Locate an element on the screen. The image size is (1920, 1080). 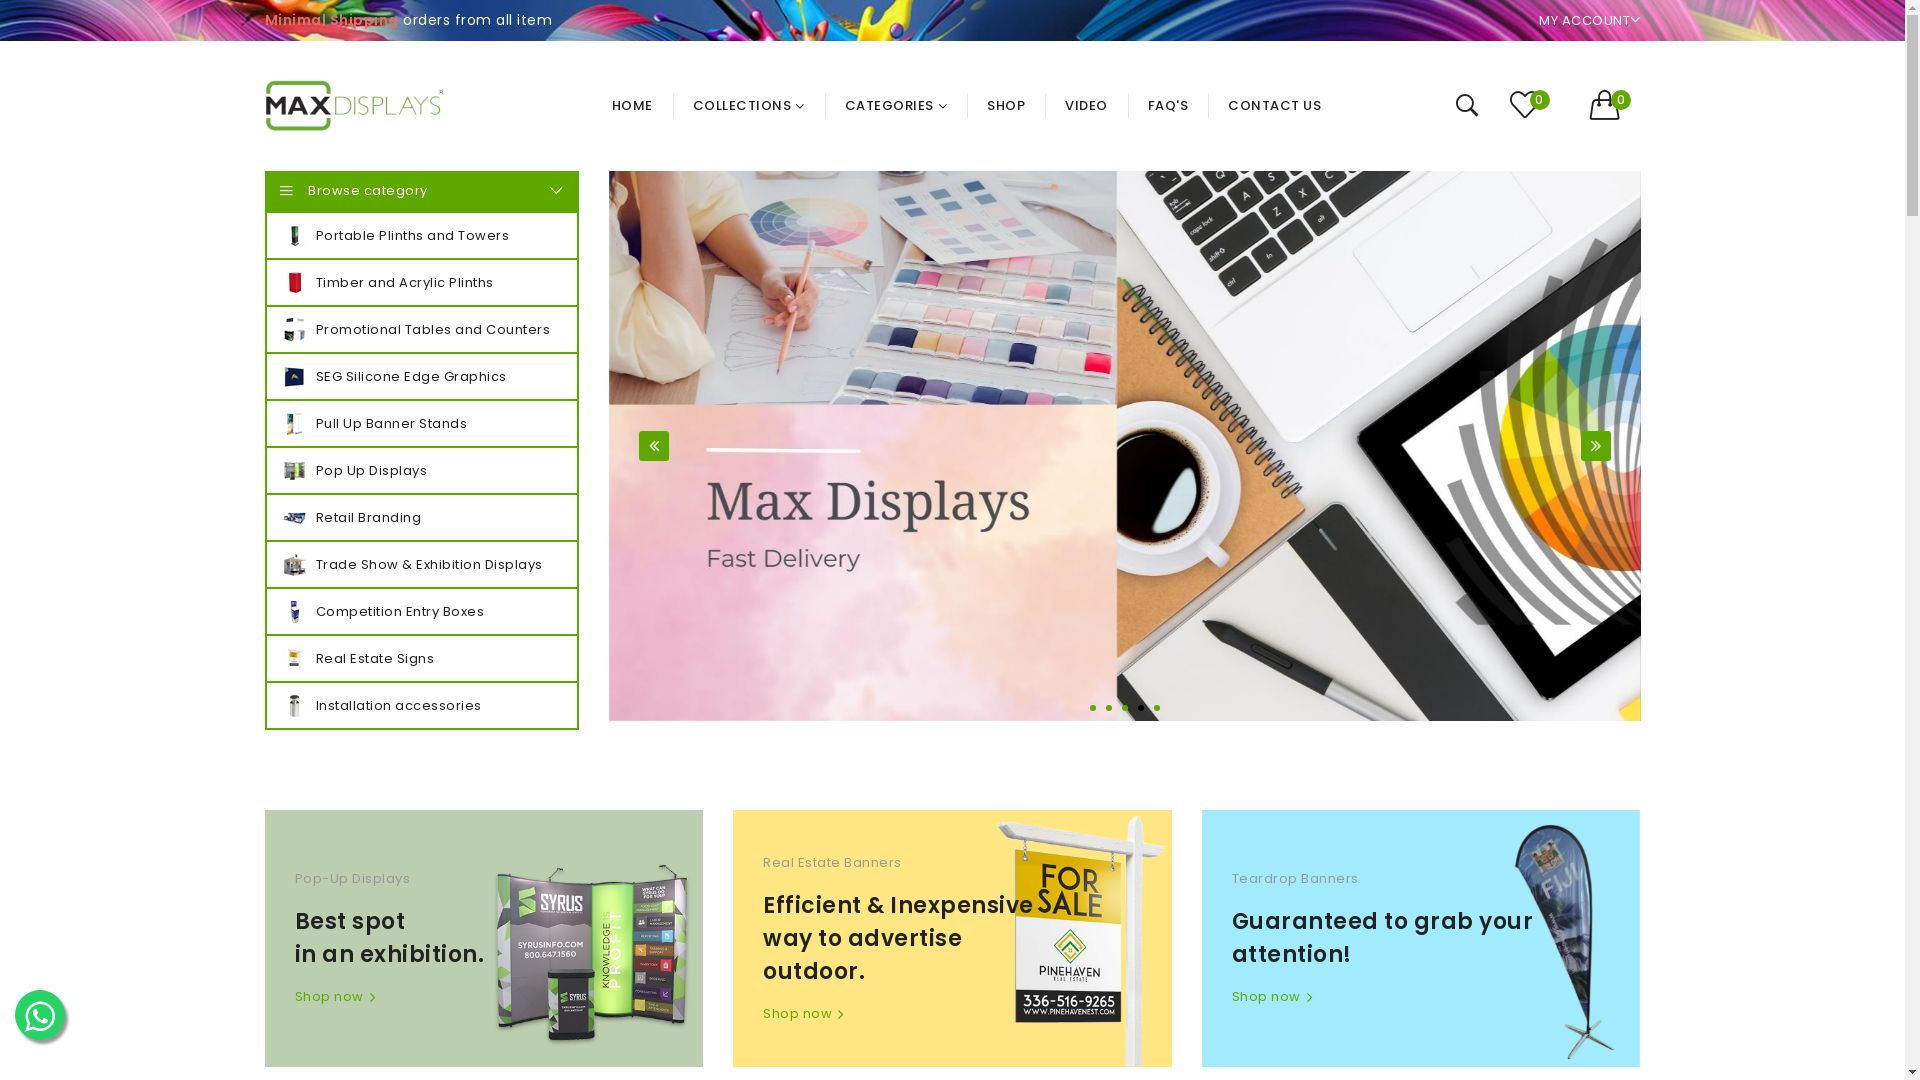
'FAQ'S' is located at coordinates (1168, 105).